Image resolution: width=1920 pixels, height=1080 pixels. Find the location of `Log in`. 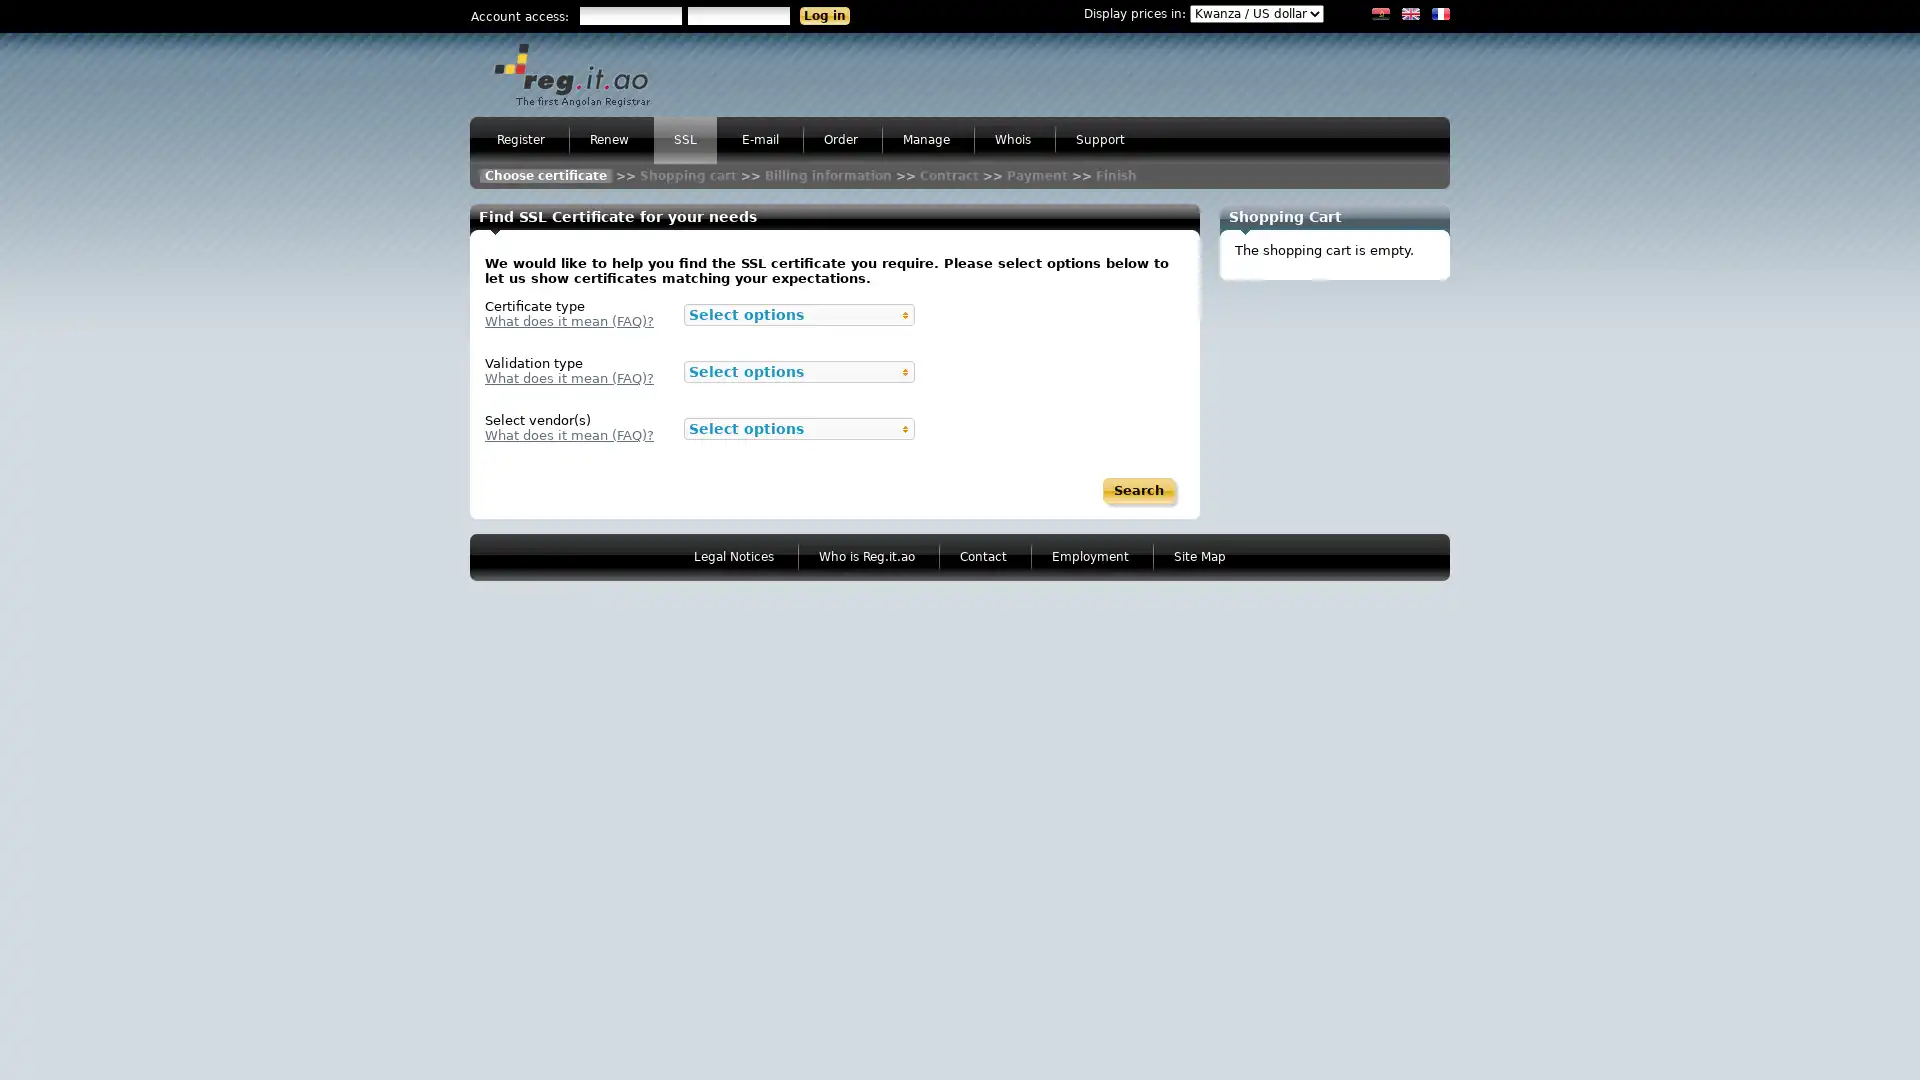

Log in is located at coordinates (825, 15).